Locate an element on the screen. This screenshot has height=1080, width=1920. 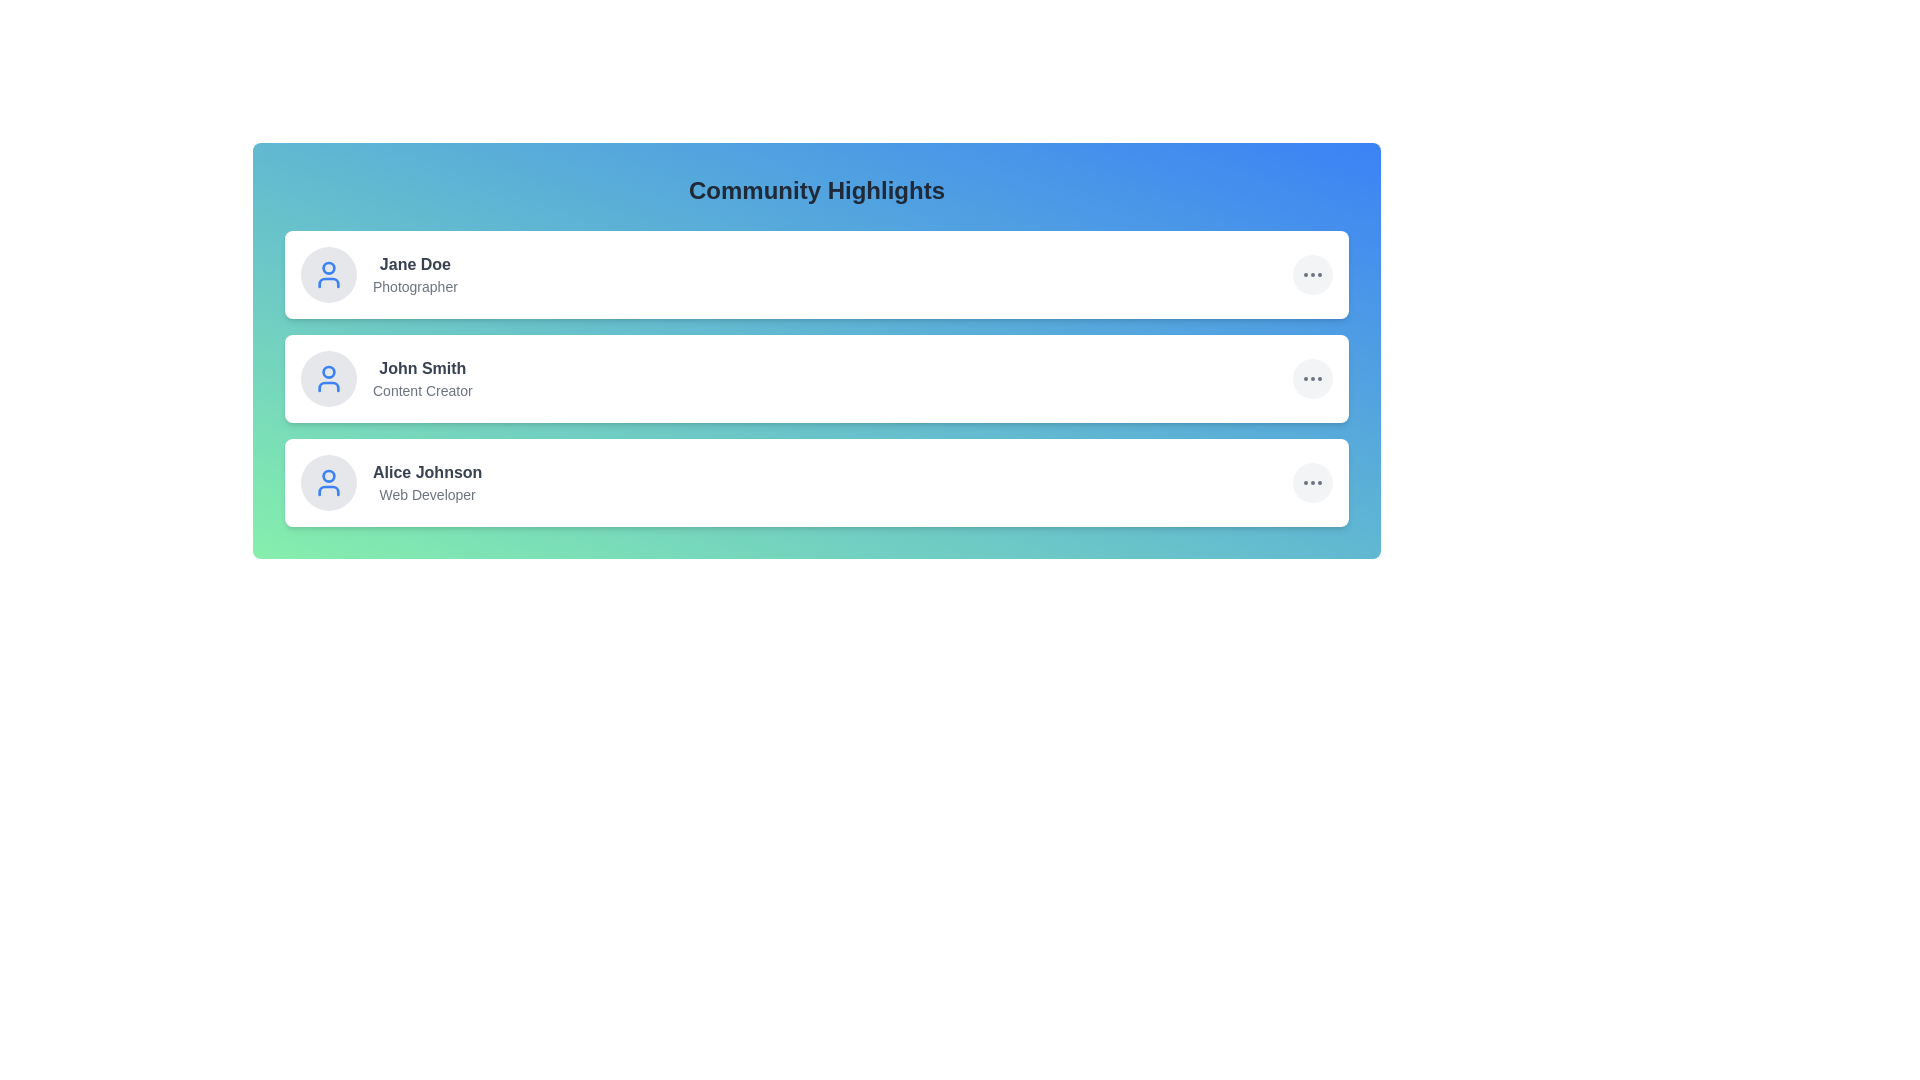
circular user avatar icon with a blue outline and light gray fill, located in the left part of the second entry in a vertically stacked list of user profiles is located at coordinates (329, 371).